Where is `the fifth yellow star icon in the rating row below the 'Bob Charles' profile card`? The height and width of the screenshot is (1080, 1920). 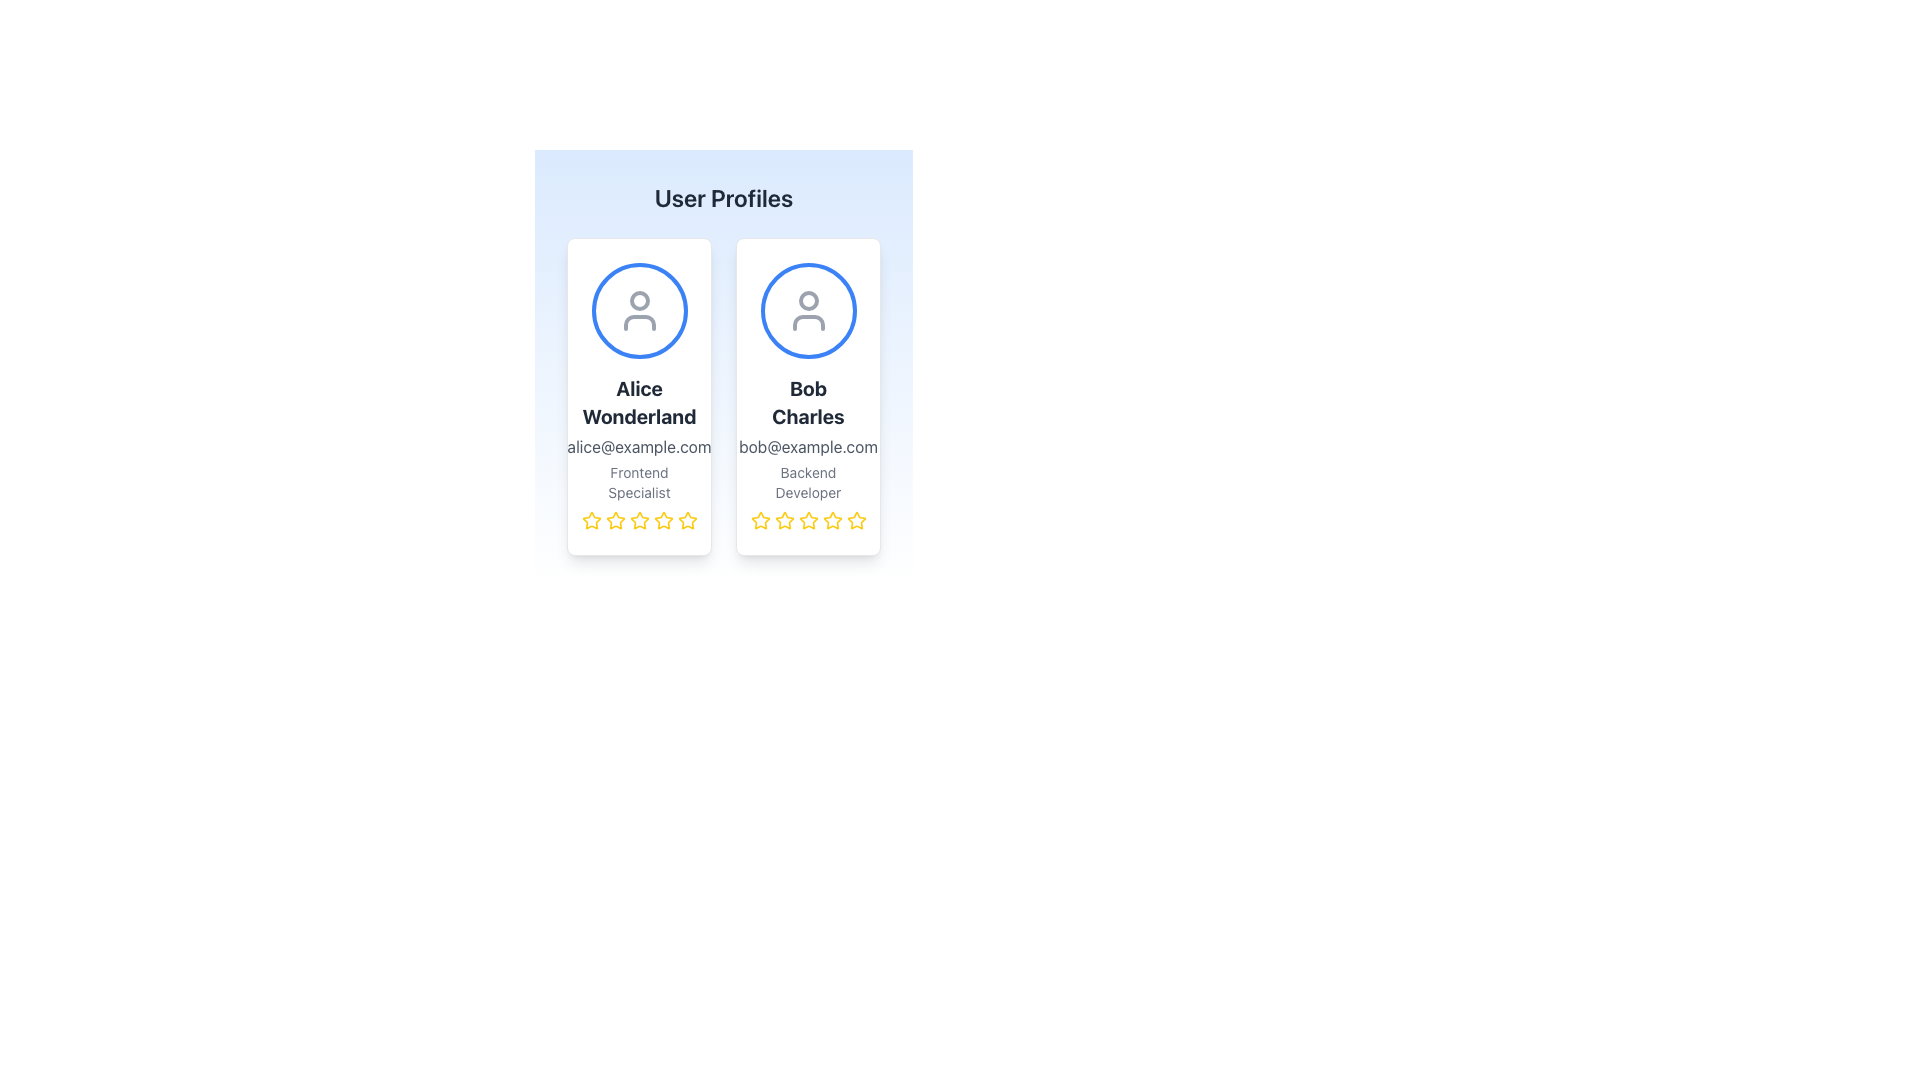
the fifth yellow star icon in the rating row below the 'Bob Charles' profile card is located at coordinates (832, 519).